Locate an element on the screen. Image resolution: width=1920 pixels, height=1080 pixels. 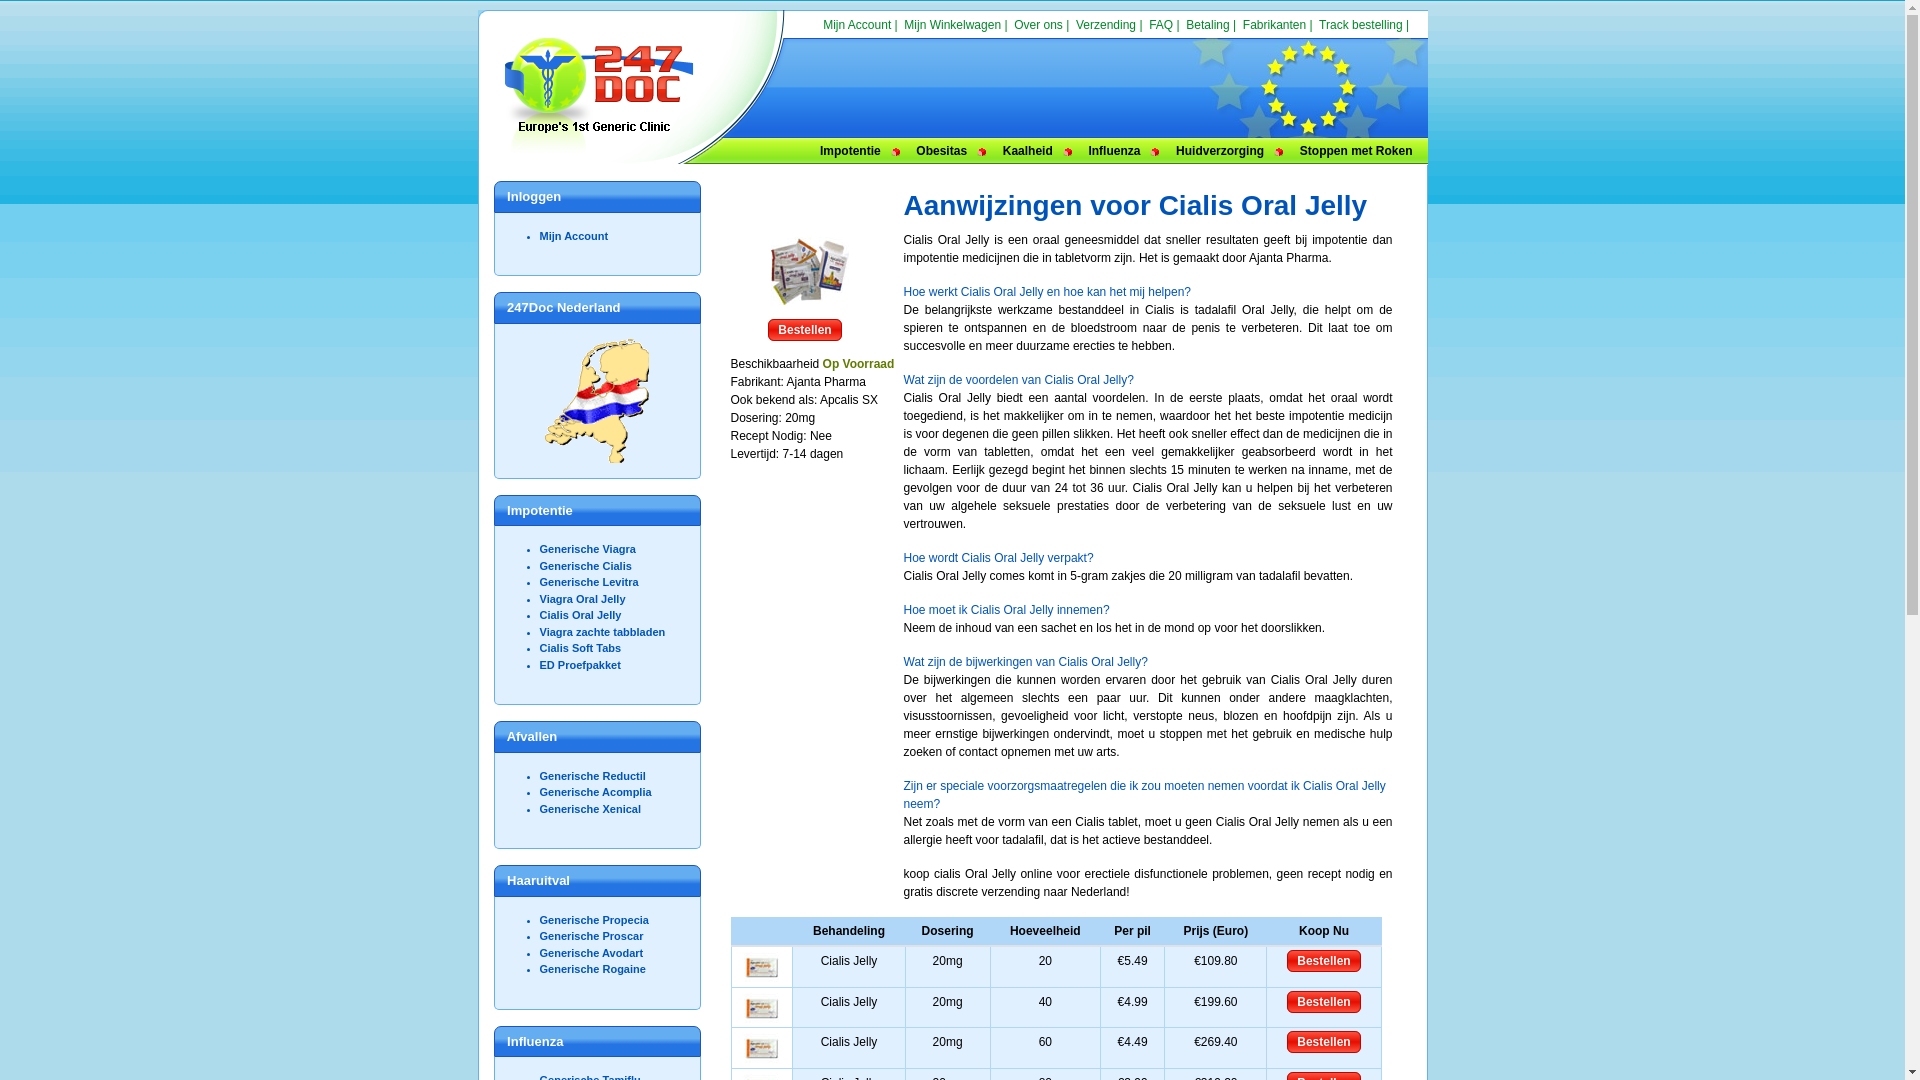
'Obesitas' is located at coordinates (915, 149).